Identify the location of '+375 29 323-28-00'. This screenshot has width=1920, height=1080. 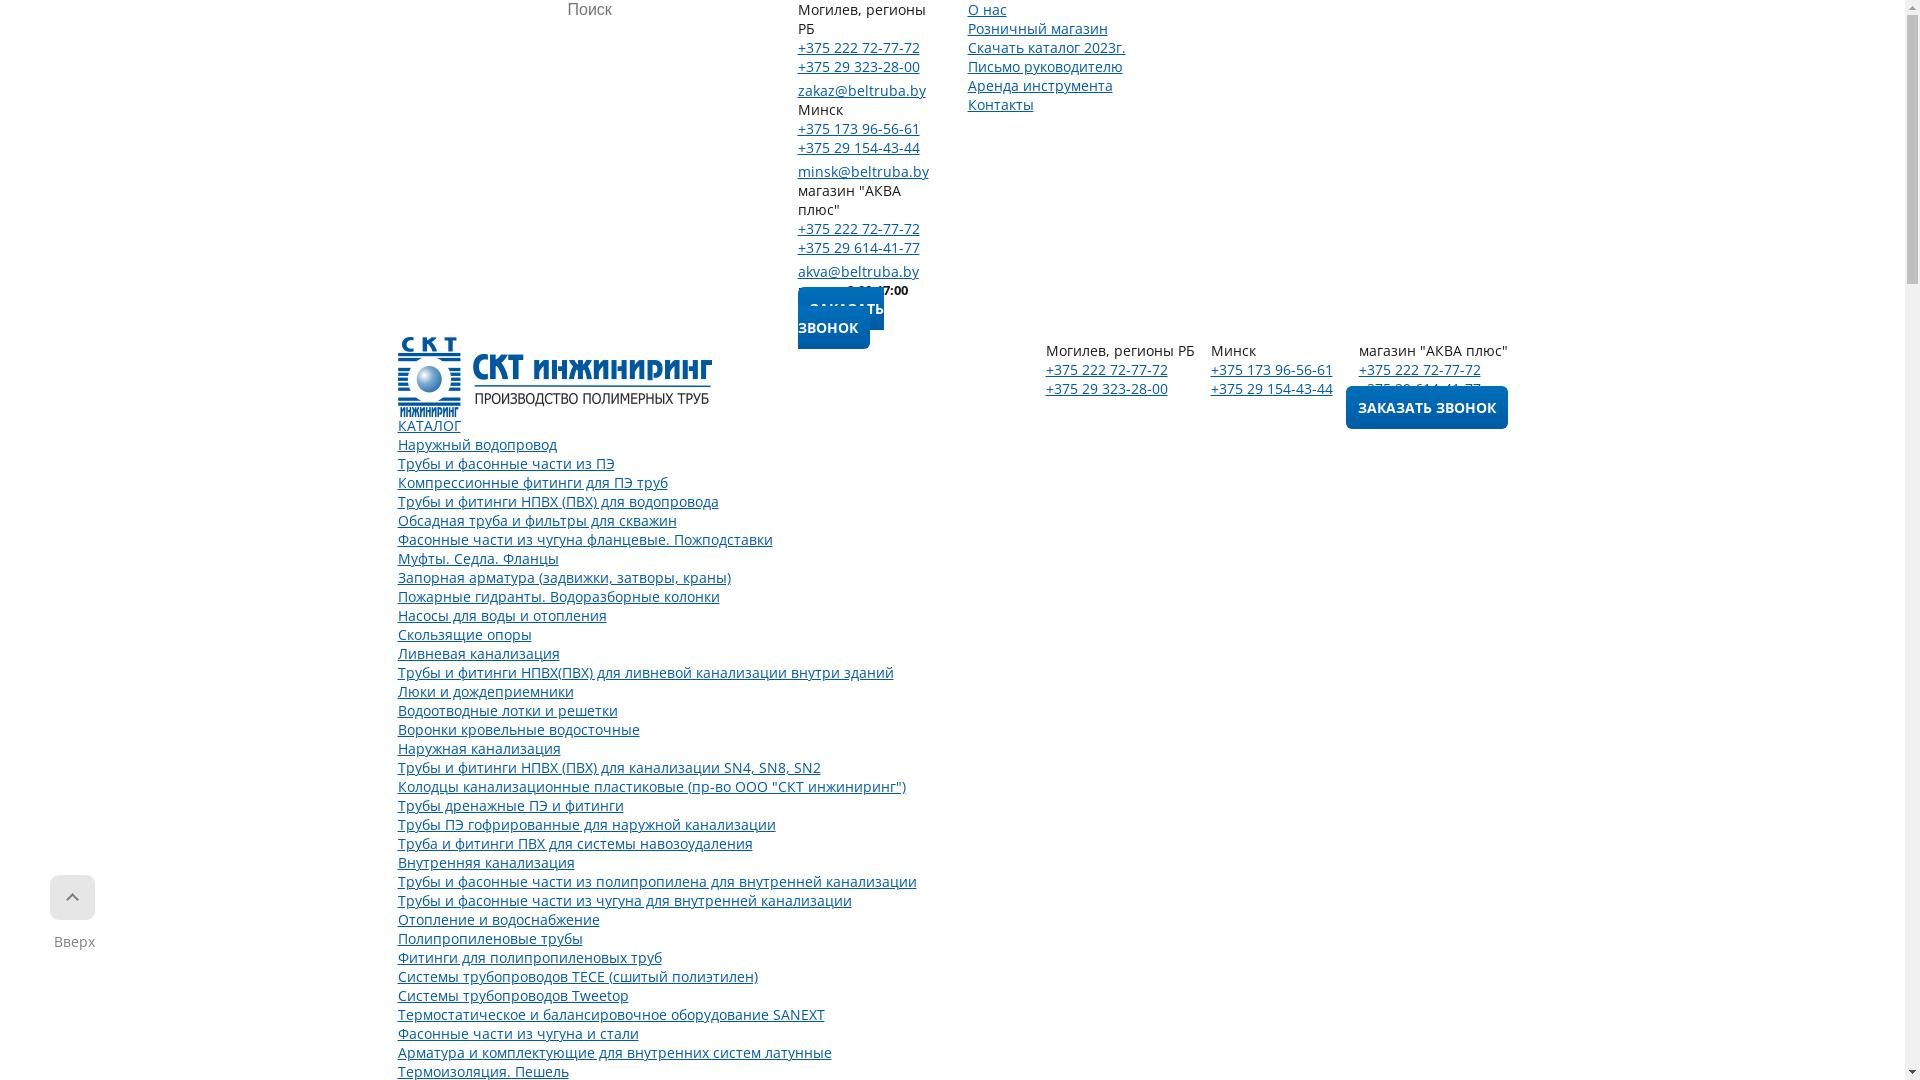
(796, 65).